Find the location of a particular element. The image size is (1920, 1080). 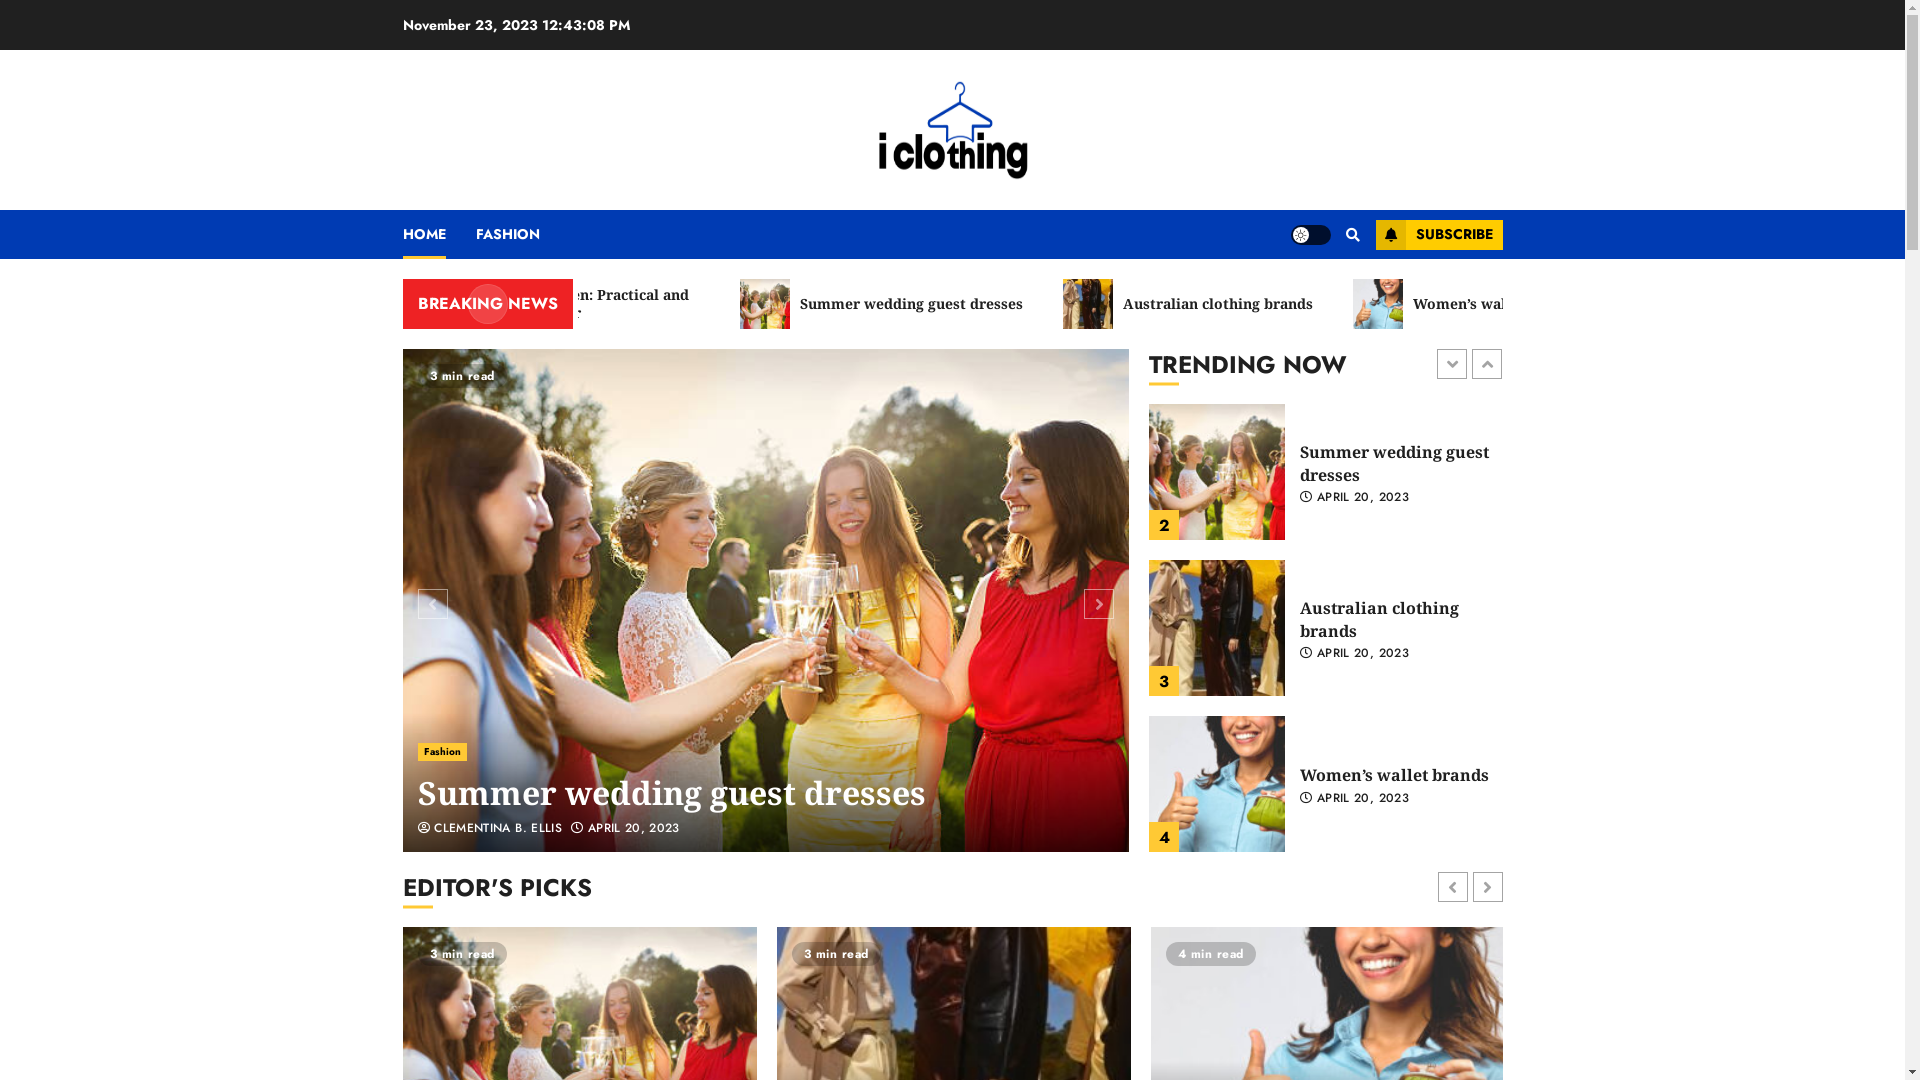

'Search' is located at coordinates (1314, 294).